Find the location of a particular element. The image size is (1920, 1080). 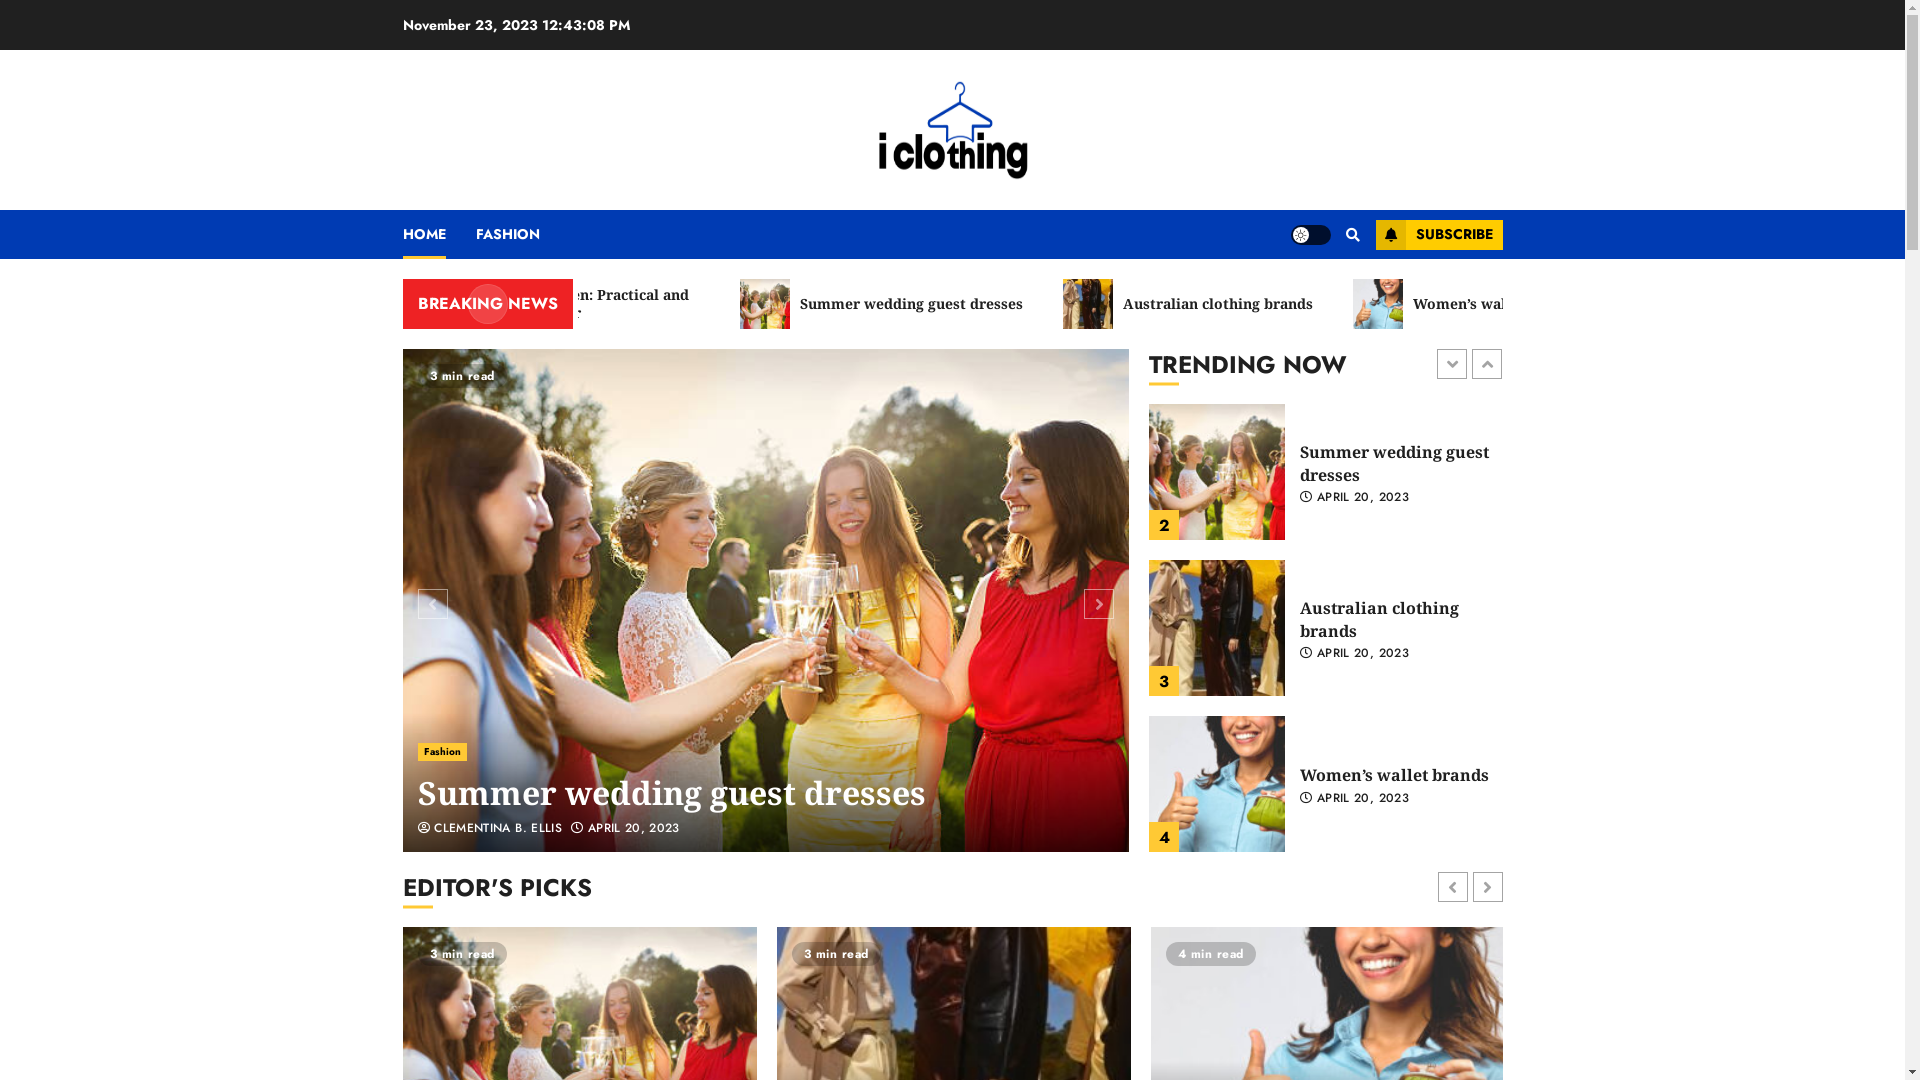

'Search' is located at coordinates (1314, 294).